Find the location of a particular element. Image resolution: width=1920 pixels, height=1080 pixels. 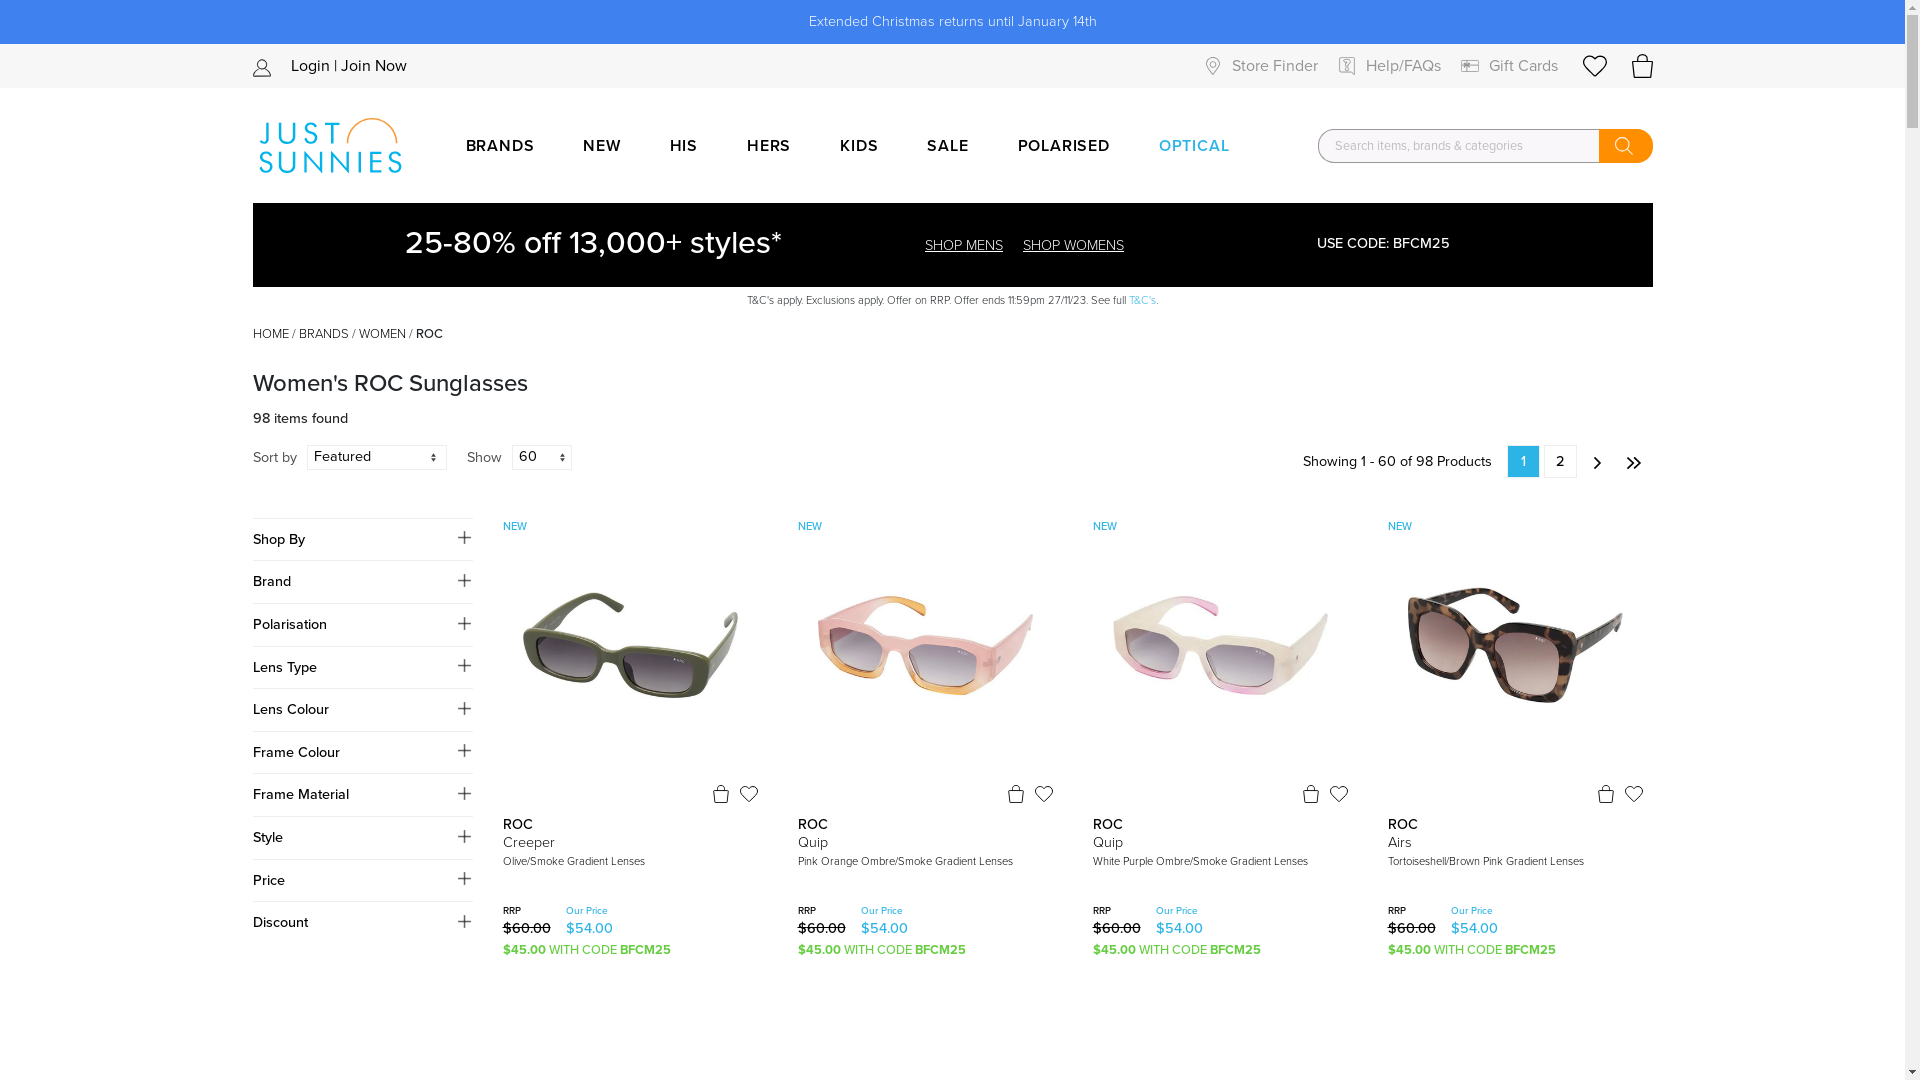

'Extended Christmas returns until January 14th' is located at coordinates (950, 22).